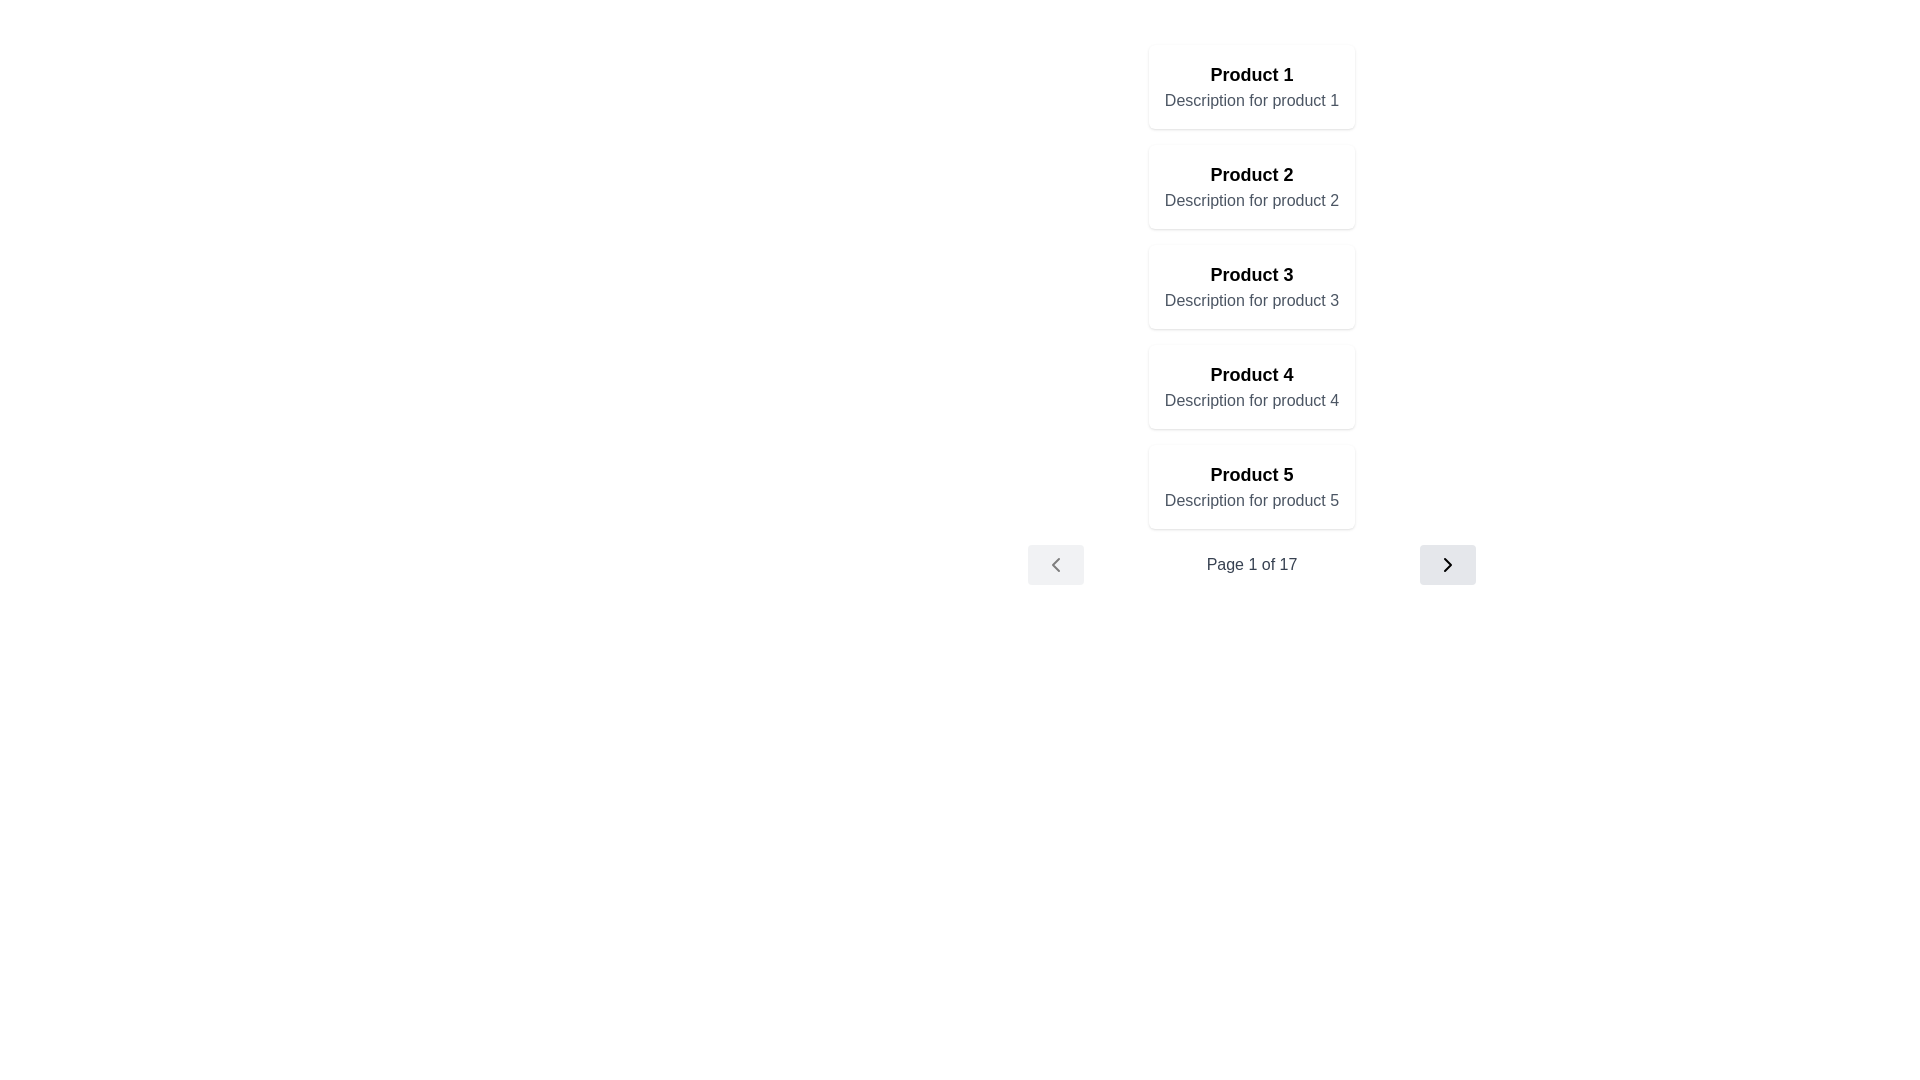  Describe the element at coordinates (1251, 401) in the screenshot. I see `the descriptive label` at that location.